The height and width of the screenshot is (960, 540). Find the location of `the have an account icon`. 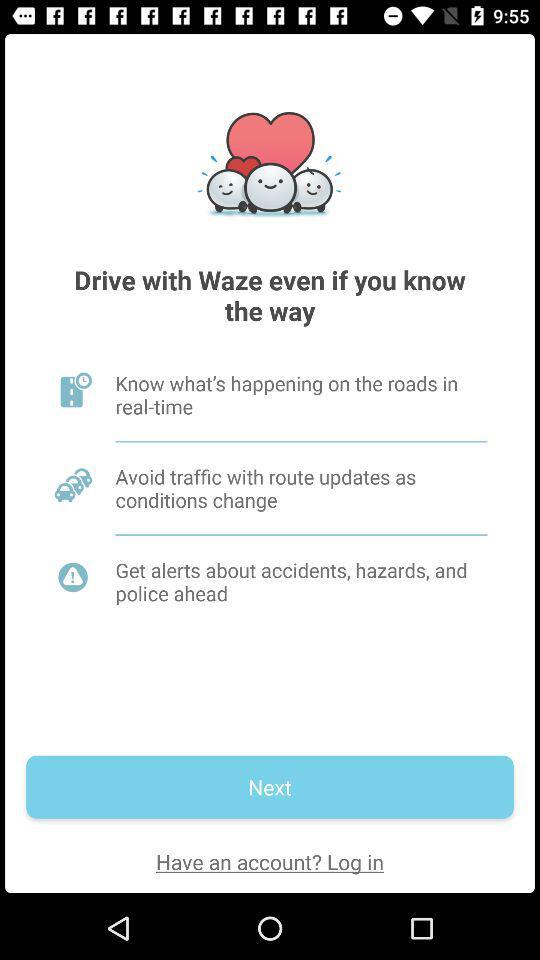

the have an account icon is located at coordinates (270, 860).